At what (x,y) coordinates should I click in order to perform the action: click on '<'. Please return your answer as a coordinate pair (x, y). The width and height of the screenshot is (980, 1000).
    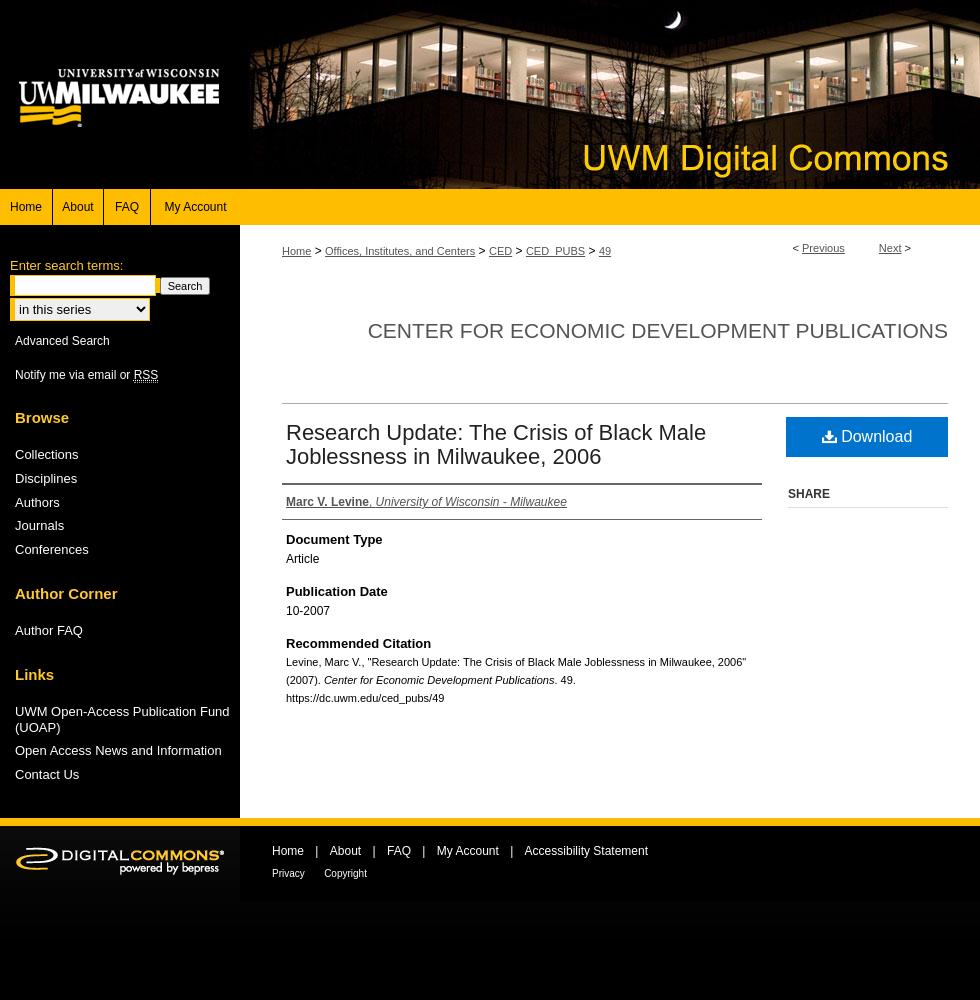
    Looking at the image, I should click on (797, 247).